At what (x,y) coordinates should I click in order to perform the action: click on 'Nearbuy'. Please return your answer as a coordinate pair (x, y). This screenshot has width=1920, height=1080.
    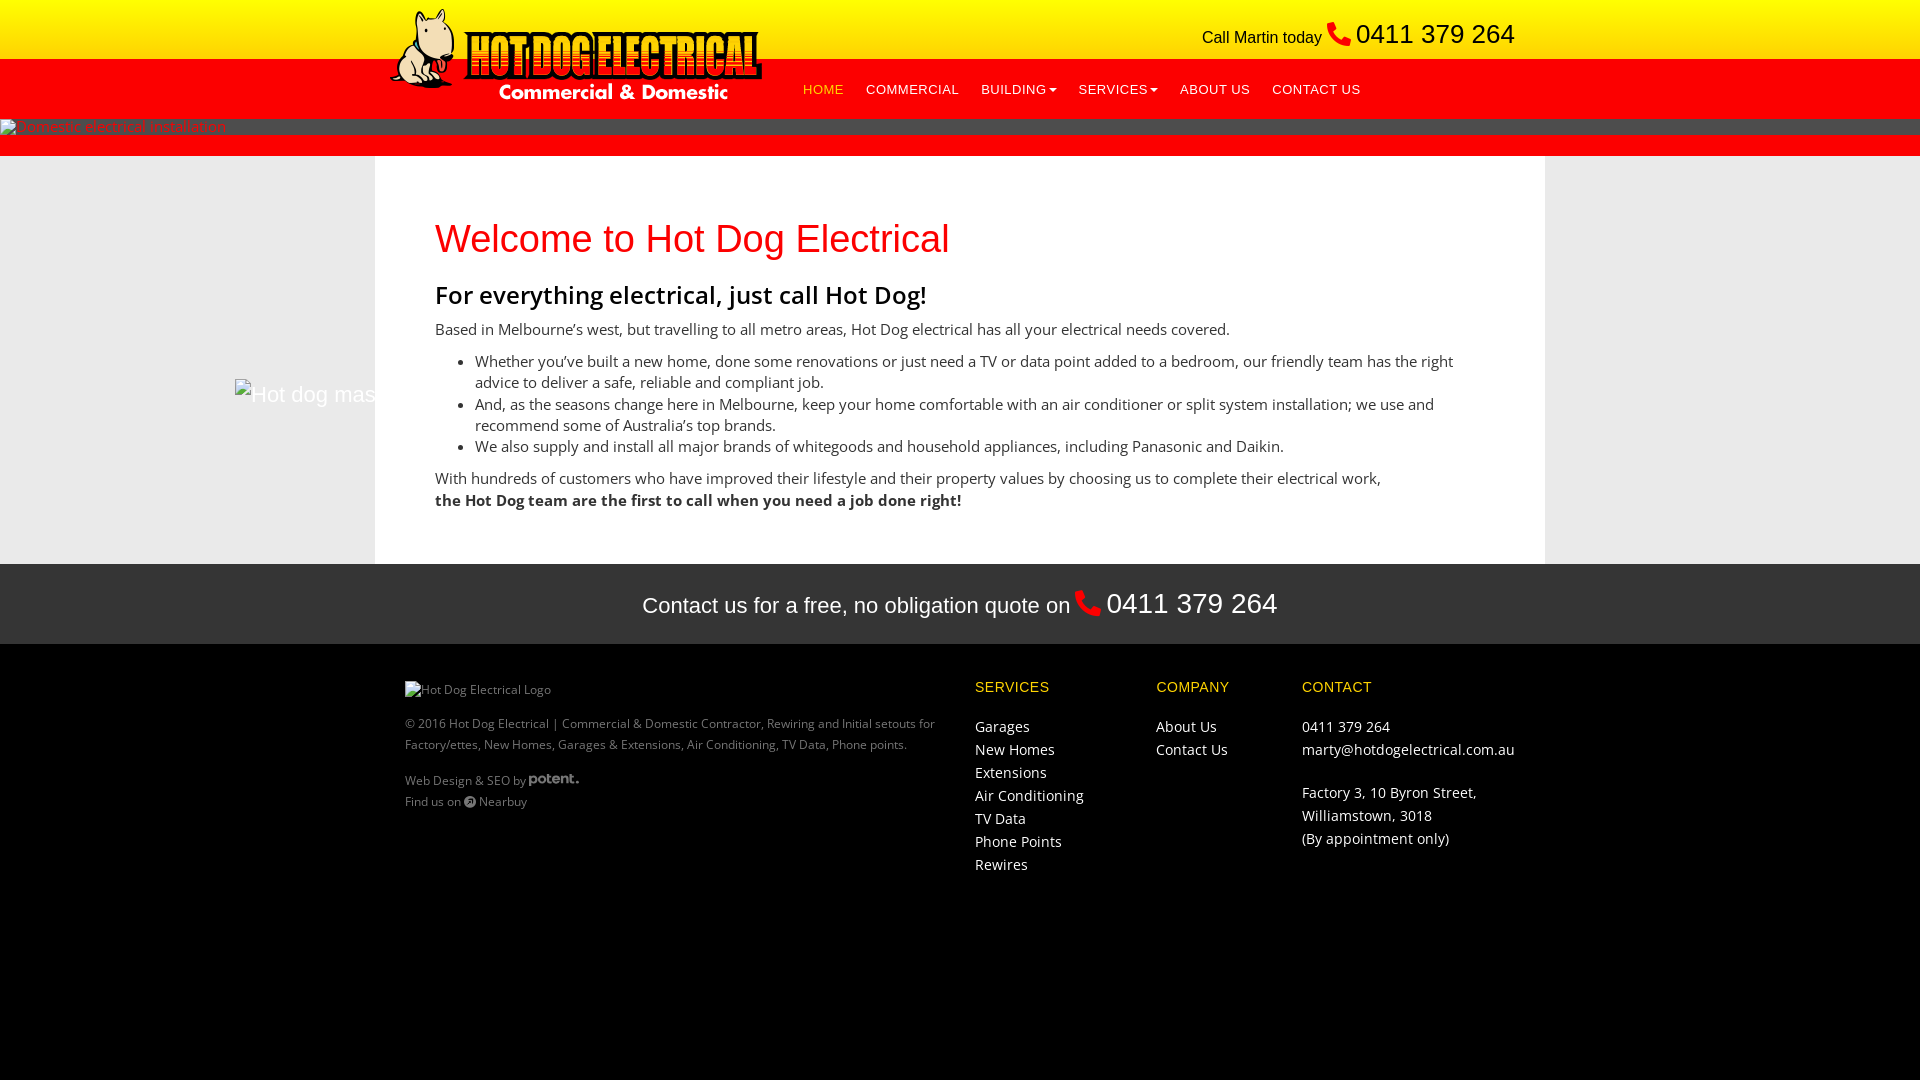
    Looking at the image, I should click on (495, 800).